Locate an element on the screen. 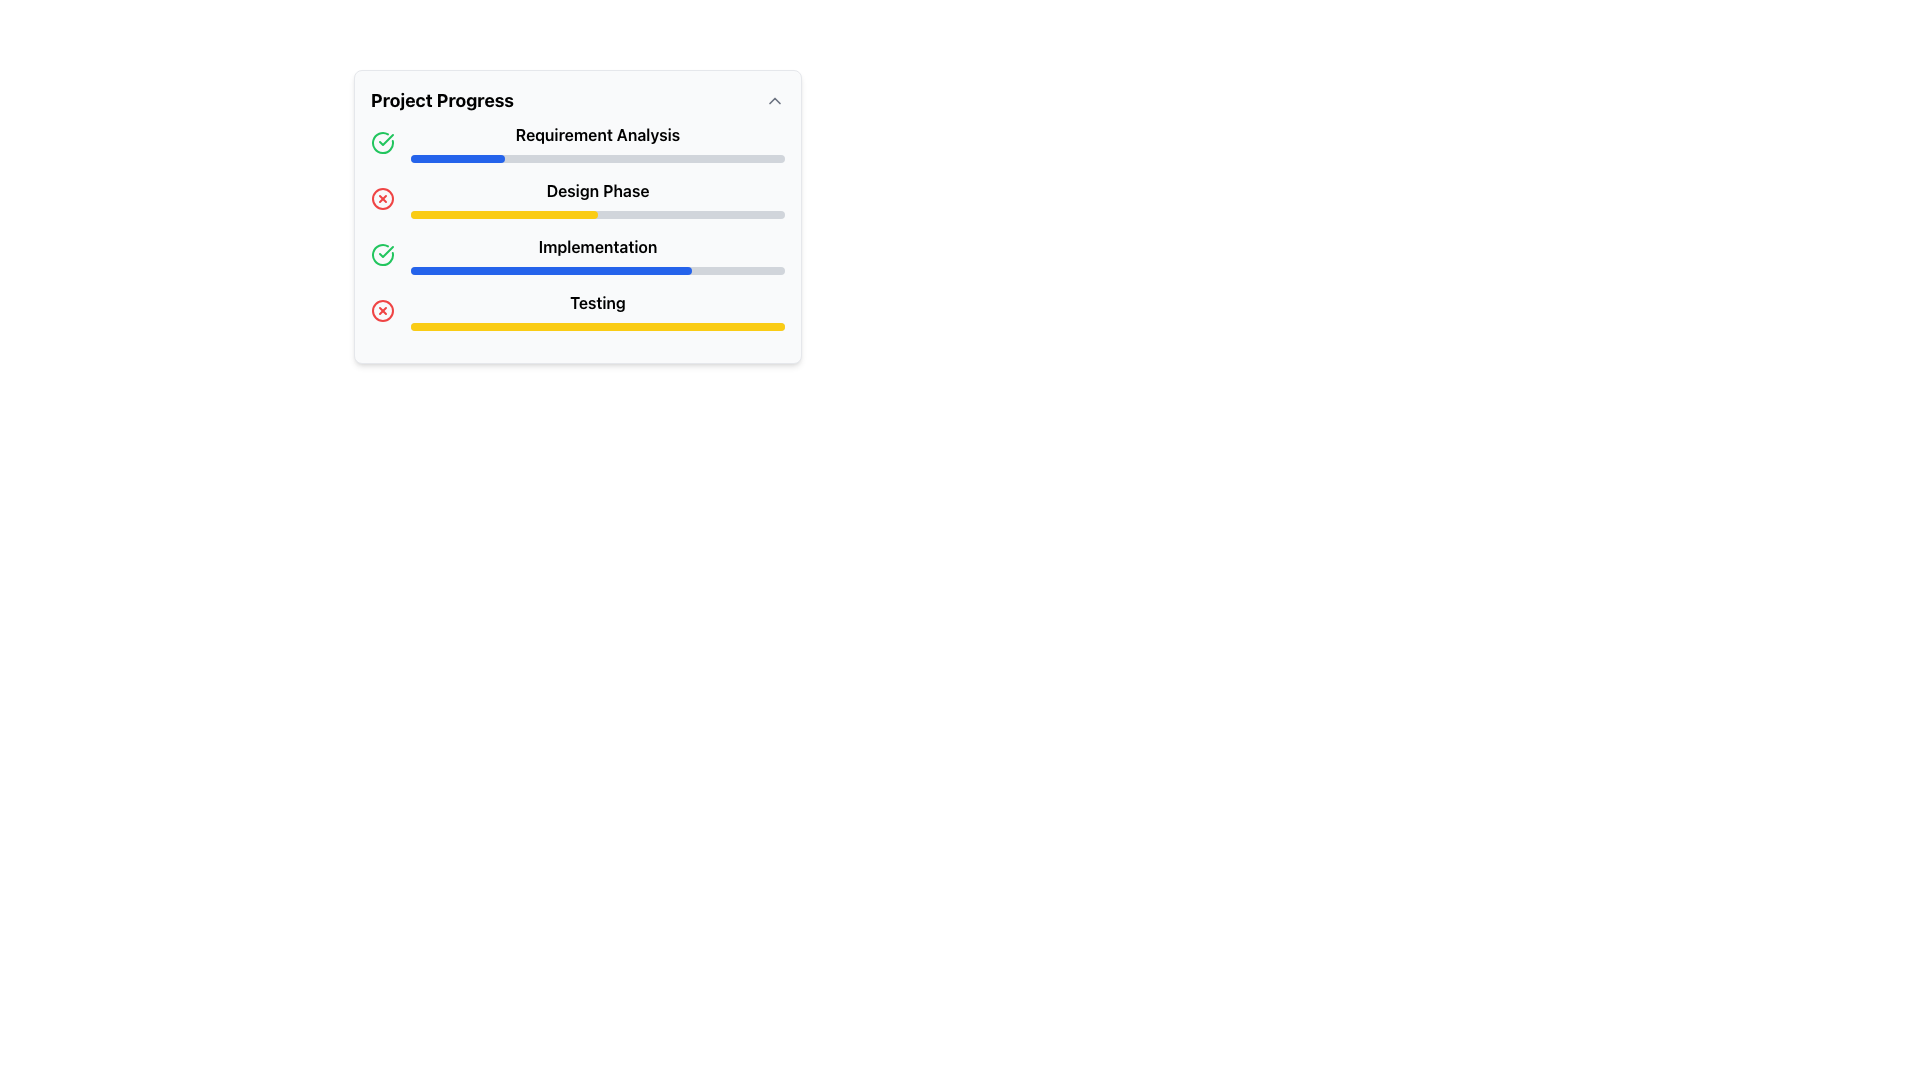 This screenshot has height=1080, width=1920. the labeled progress indicator titled 'Requirement Analysis' is located at coordinates (597, 141).